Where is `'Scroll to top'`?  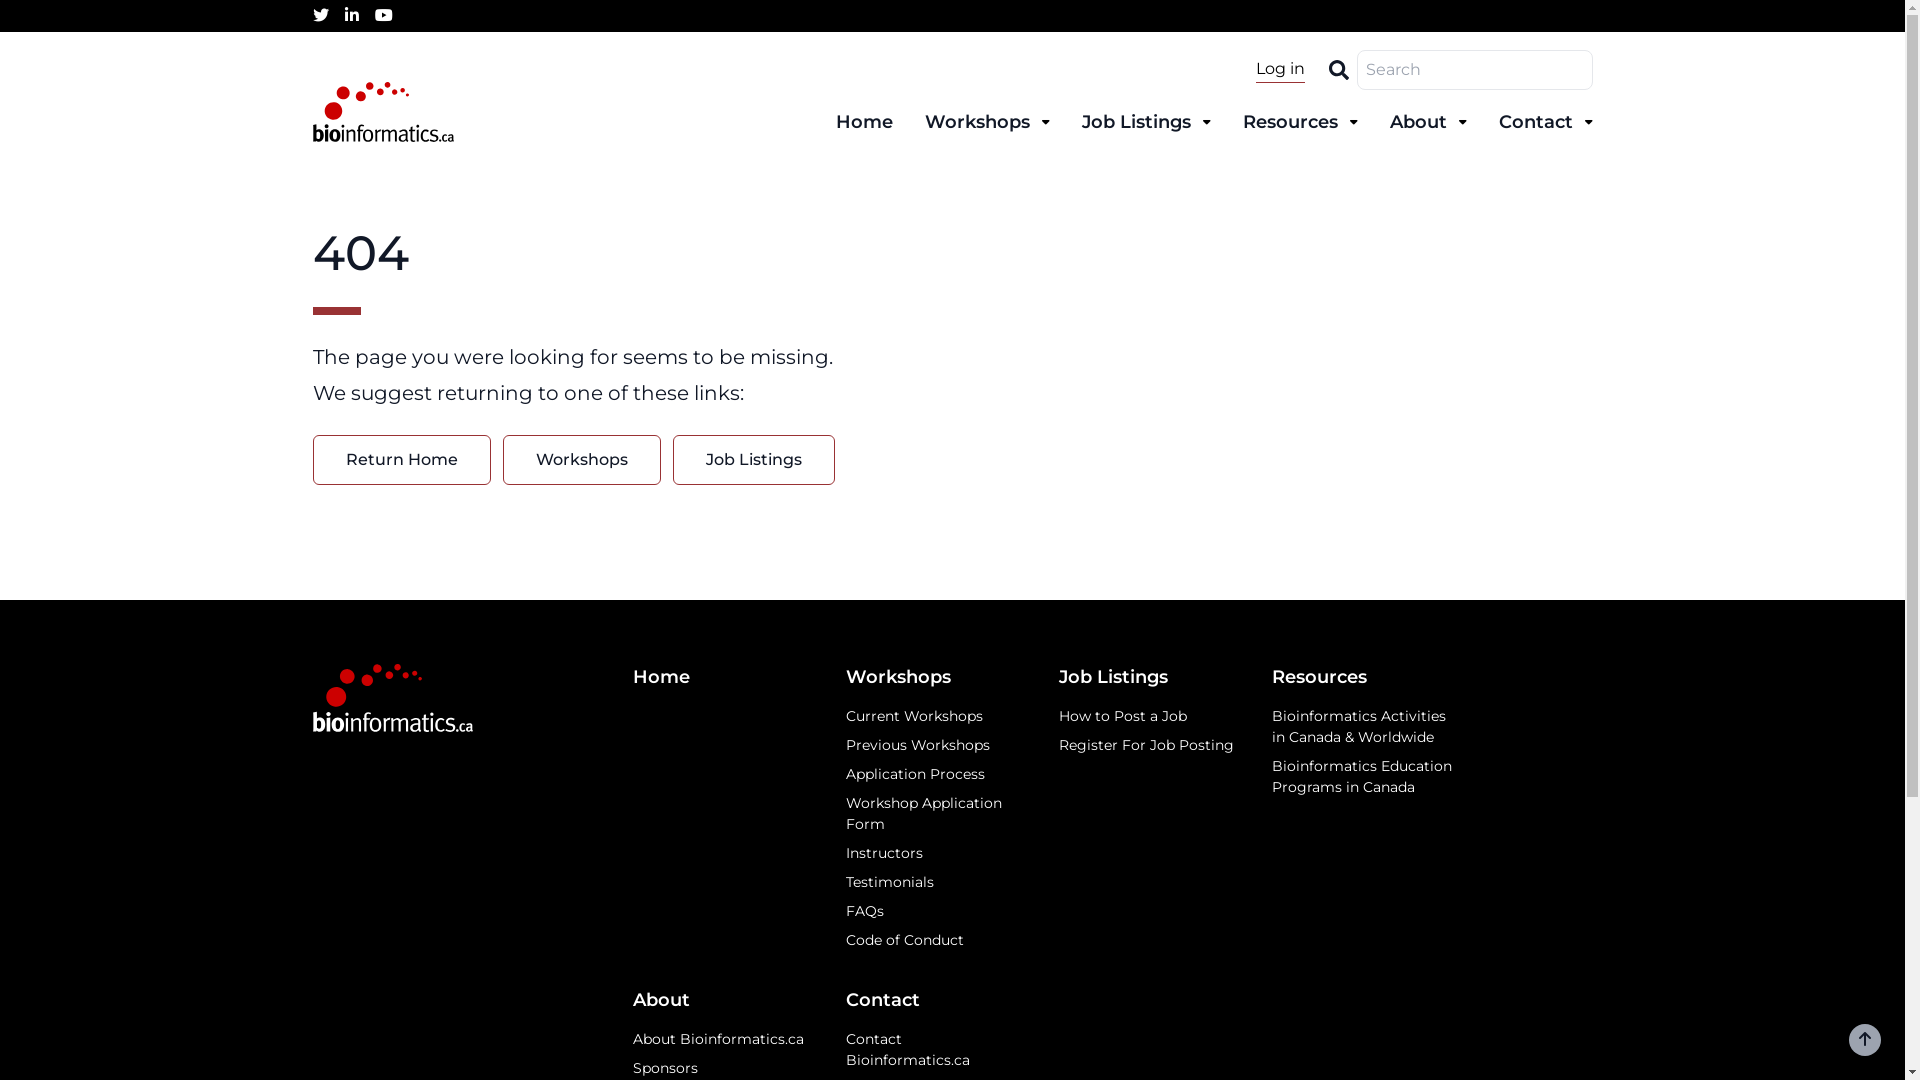
'Scroll to top' is located at coordinates (1864, 1039).